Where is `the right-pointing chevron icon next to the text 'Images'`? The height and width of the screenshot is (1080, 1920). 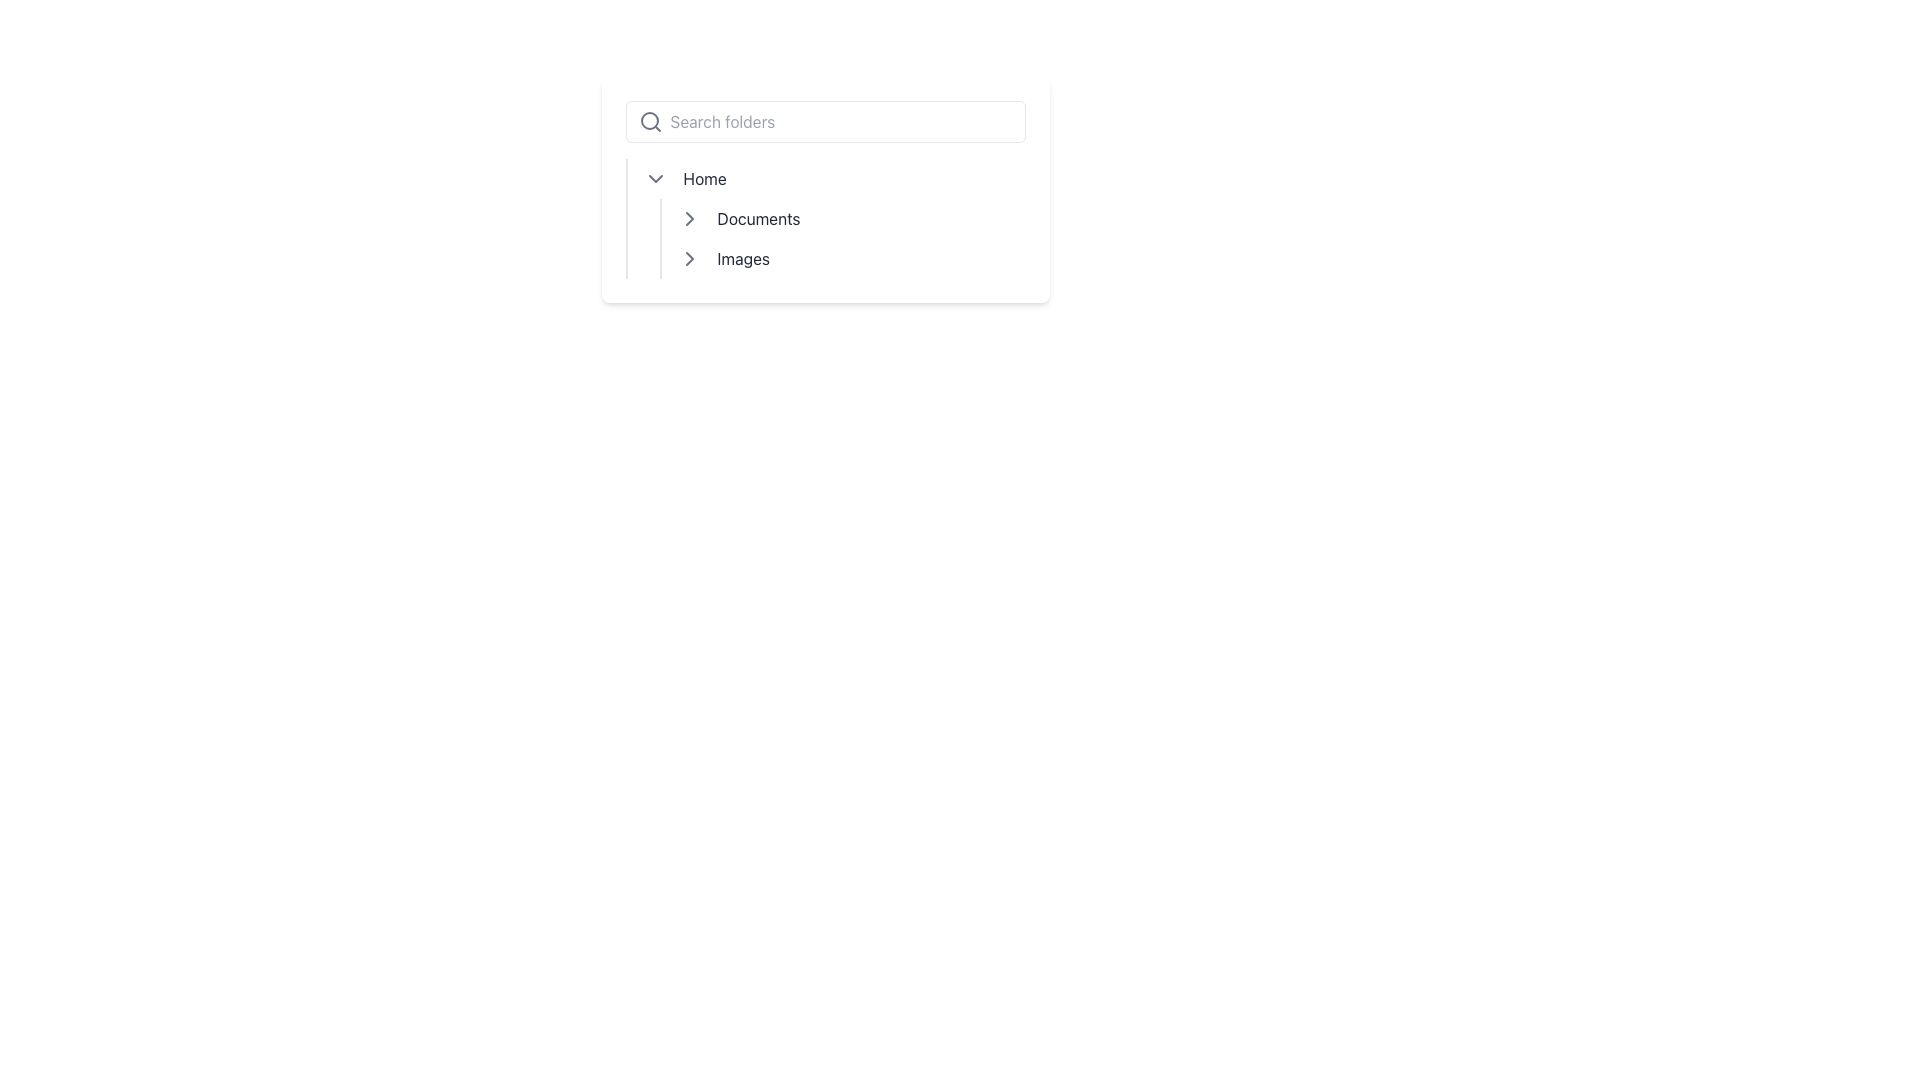
the right-pointing chevron icon next to the text 'Images' is located at coordinates (689, 257).